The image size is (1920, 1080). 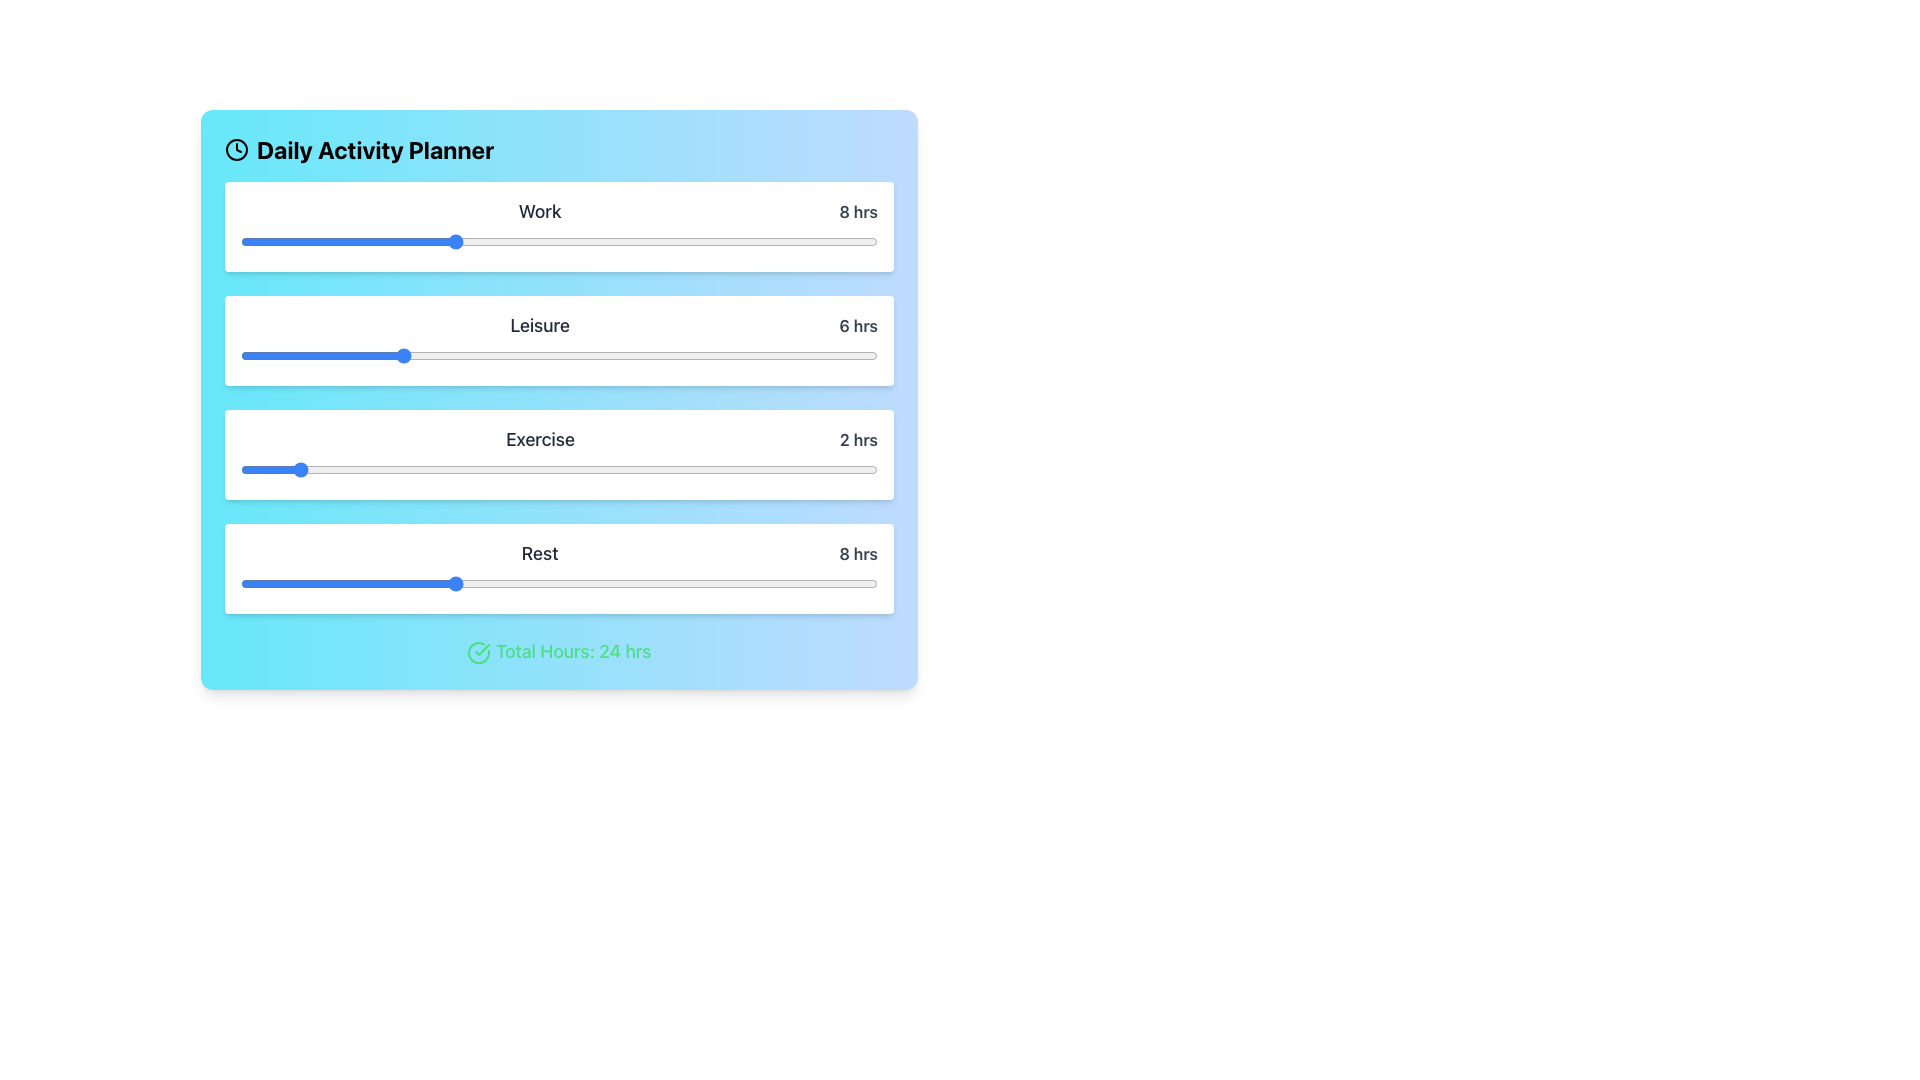 What do you see at coordinates (559, 438) in the screenshot?
I see `the 'Exercise' text display element in the Daily Activity Planner, which features 'Exercise' in a large dark font and '2 hrs' in a smaller bold gray font` at bounding box center [559, 438].